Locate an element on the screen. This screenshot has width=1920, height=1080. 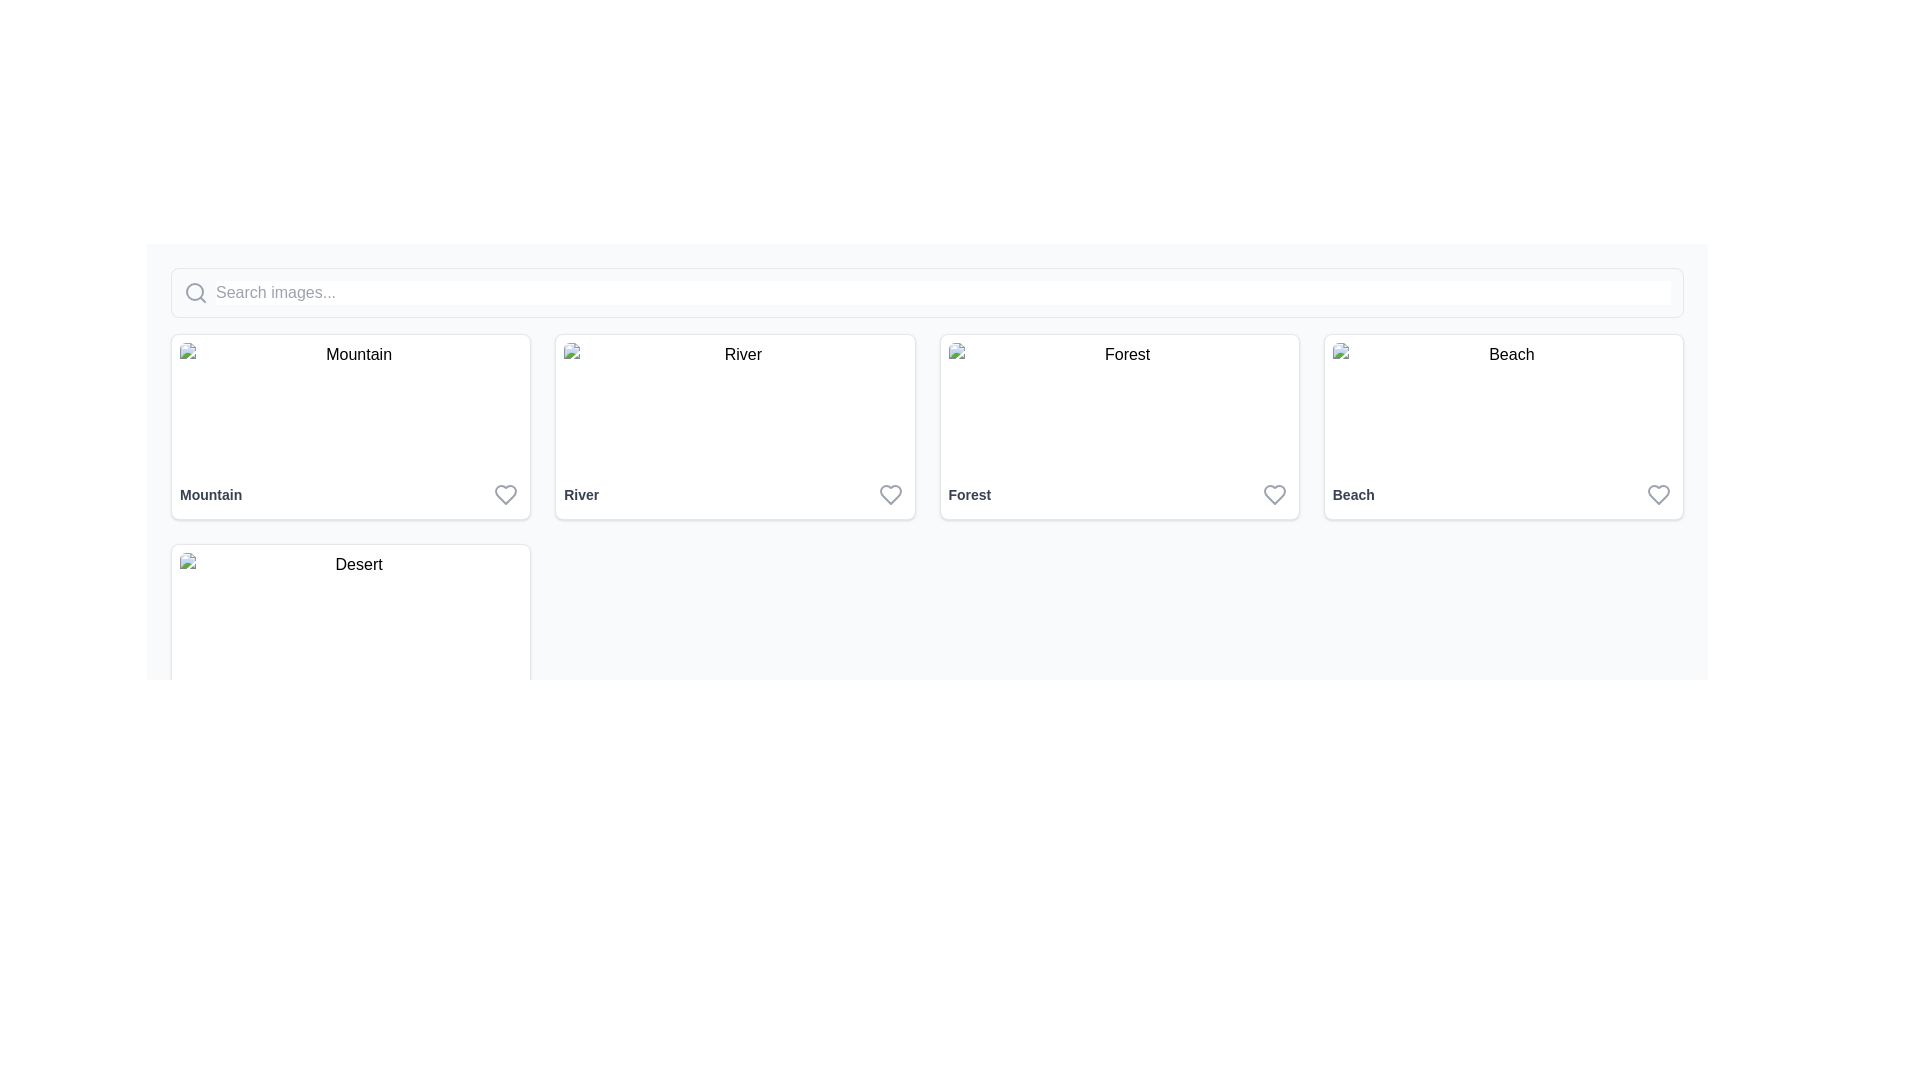
the 'Mountain' image placeholder at the top-left corner of the interface is located at coordinates (351, 406).